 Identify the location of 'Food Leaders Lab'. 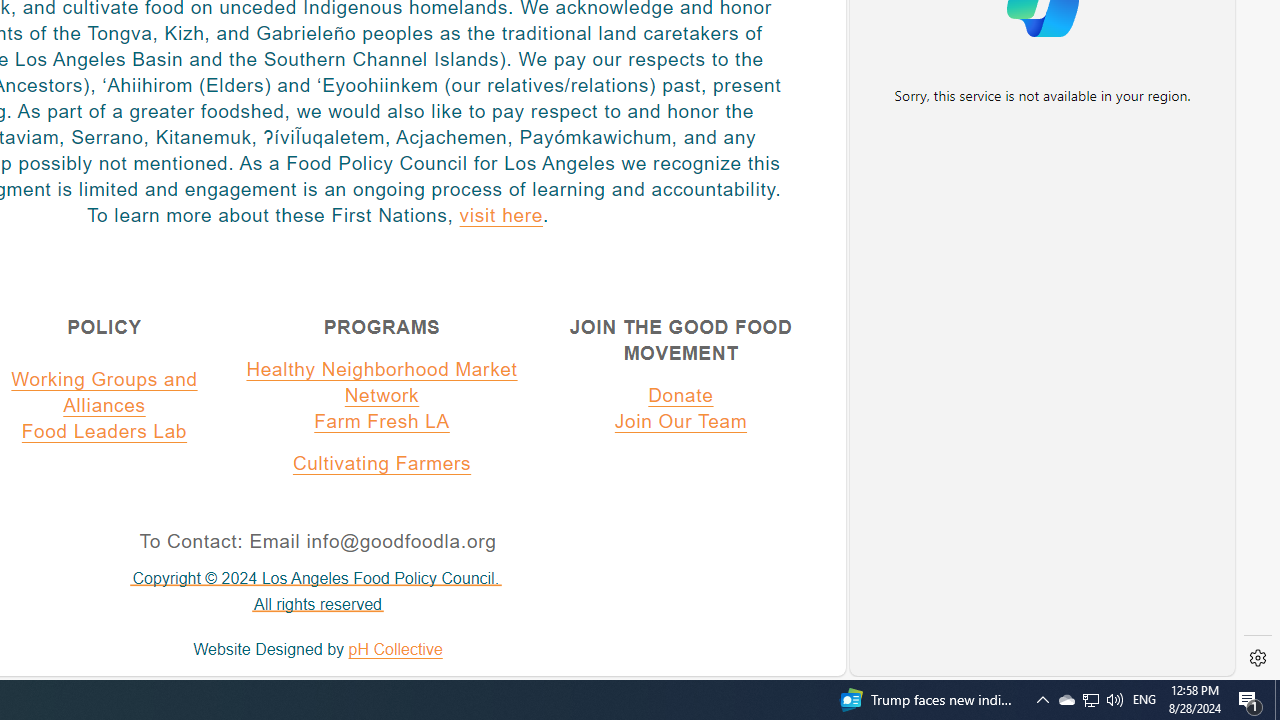
(103, 430).